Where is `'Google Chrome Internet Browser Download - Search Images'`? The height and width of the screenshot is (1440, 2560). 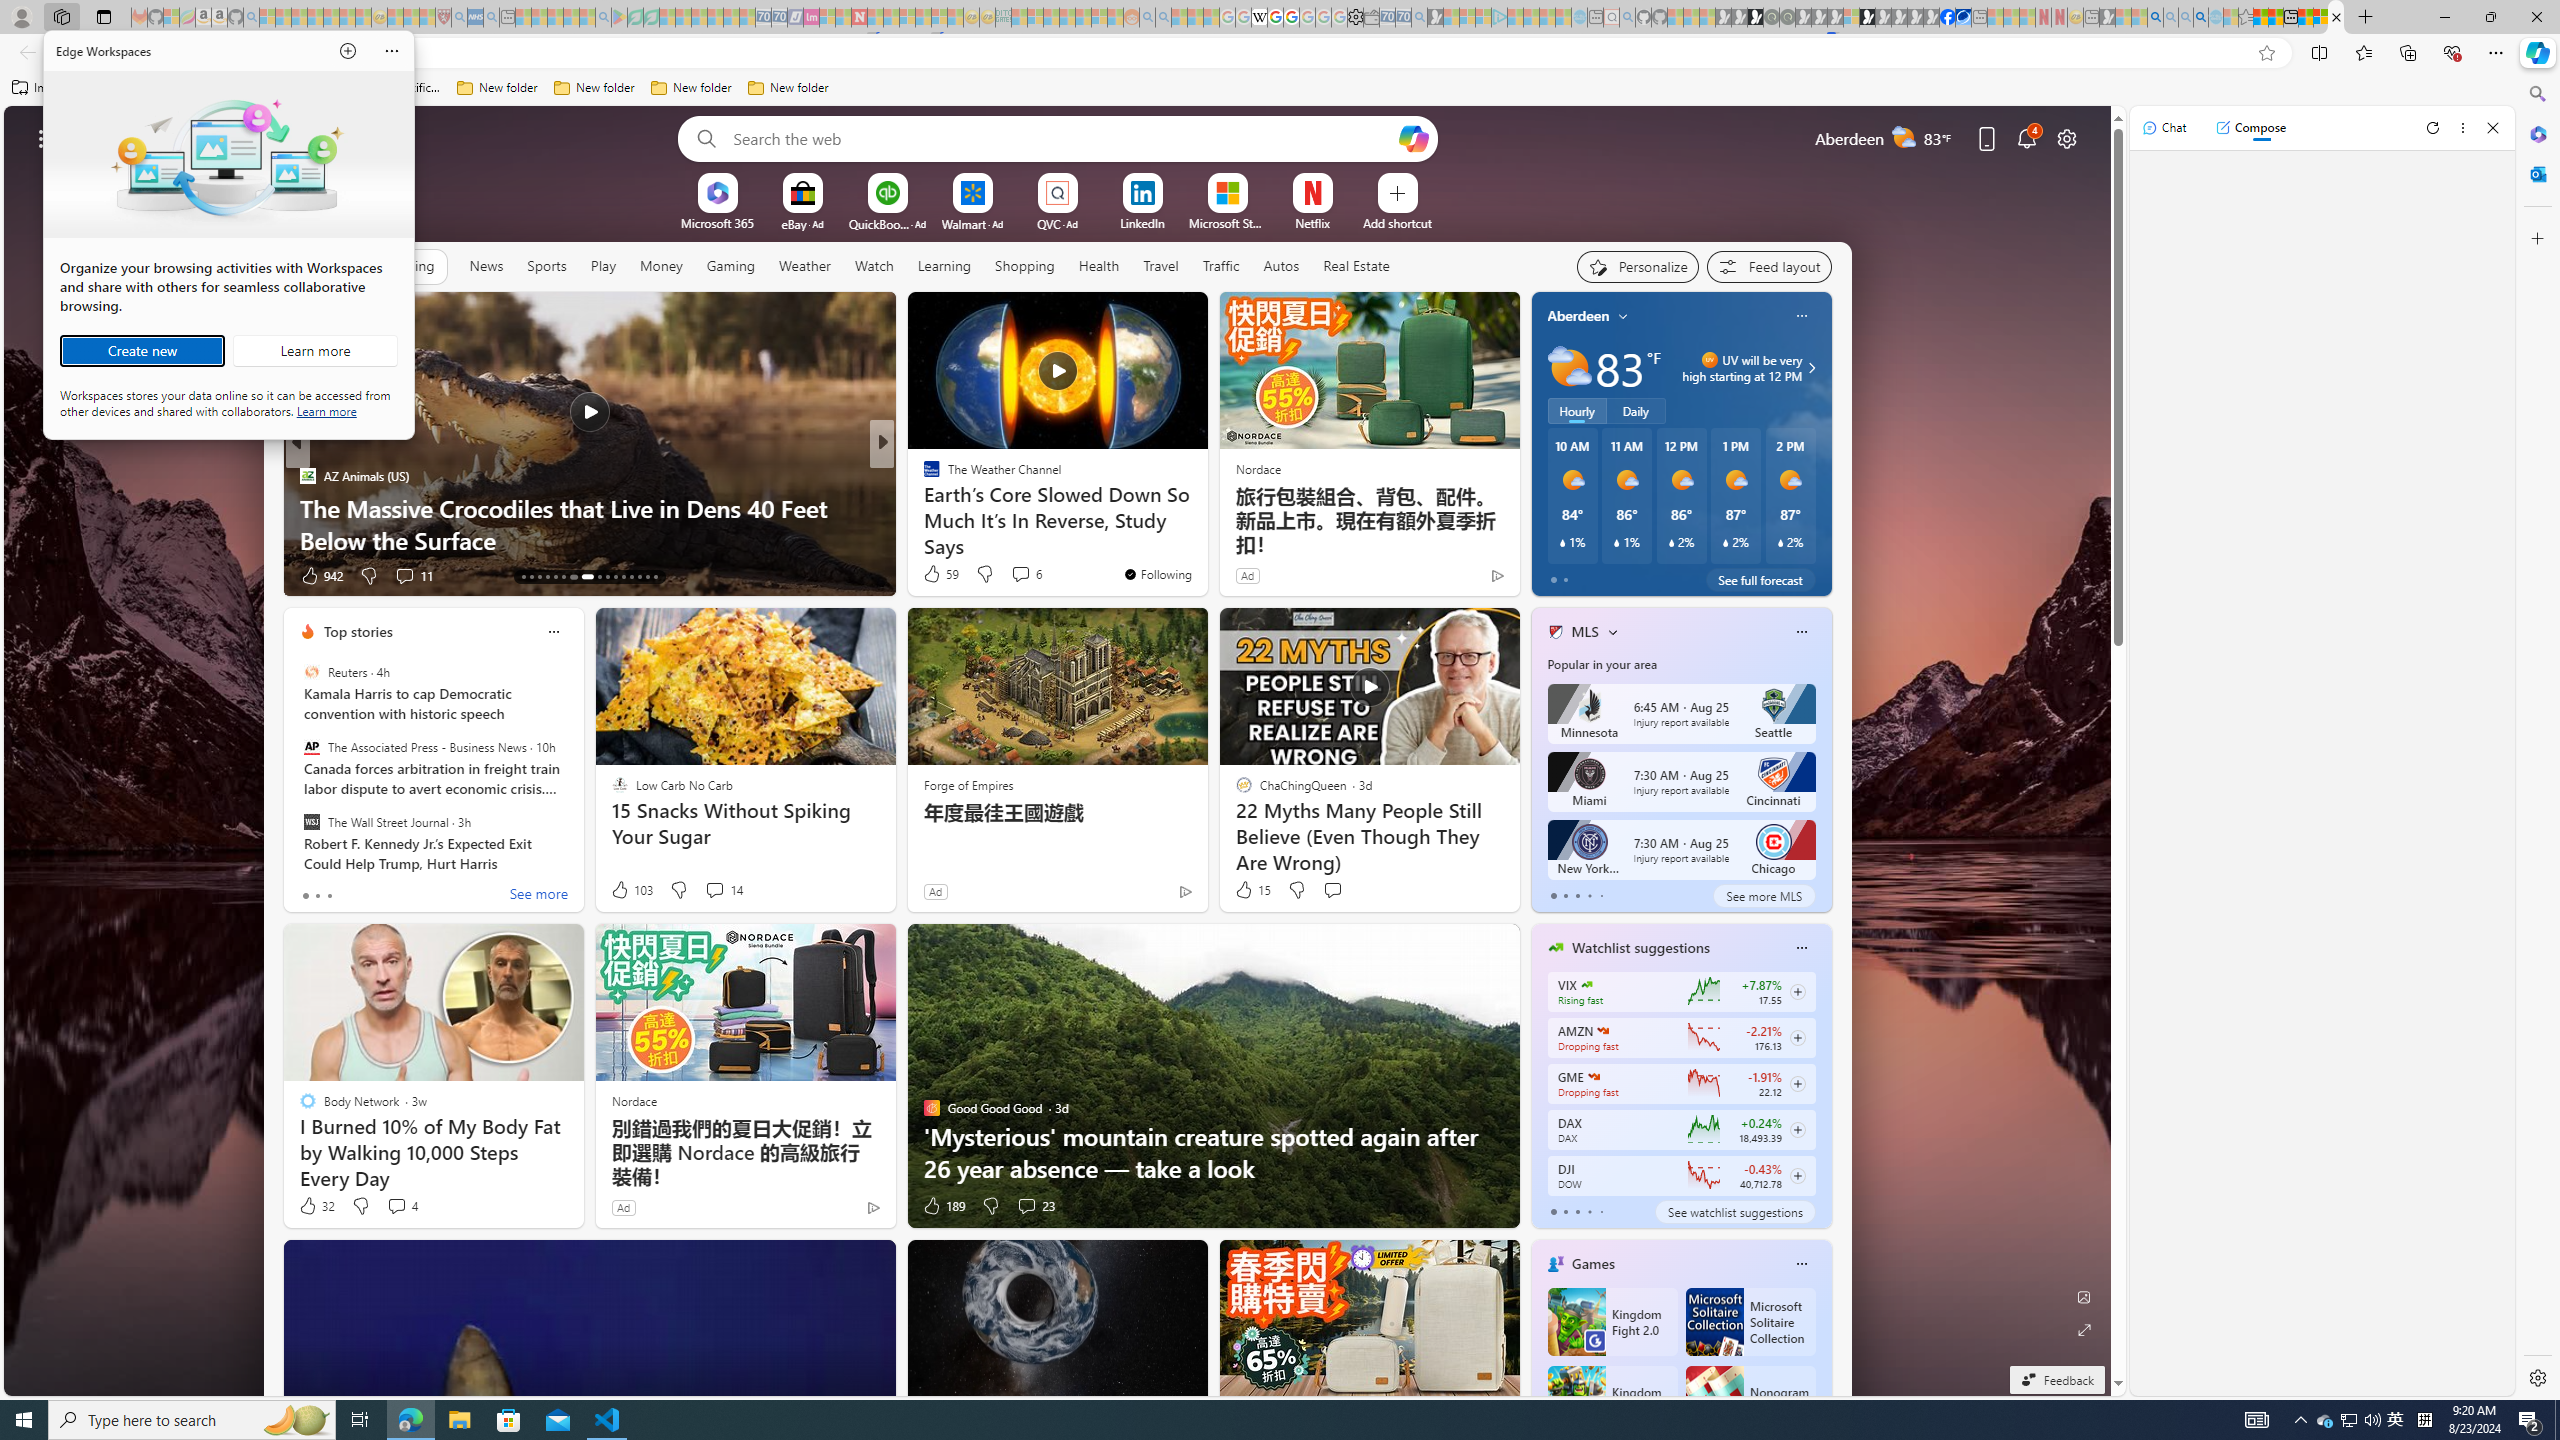
'Google Chrome Internet Browser Download - Search Images' is located at coordinates (2201, 16).